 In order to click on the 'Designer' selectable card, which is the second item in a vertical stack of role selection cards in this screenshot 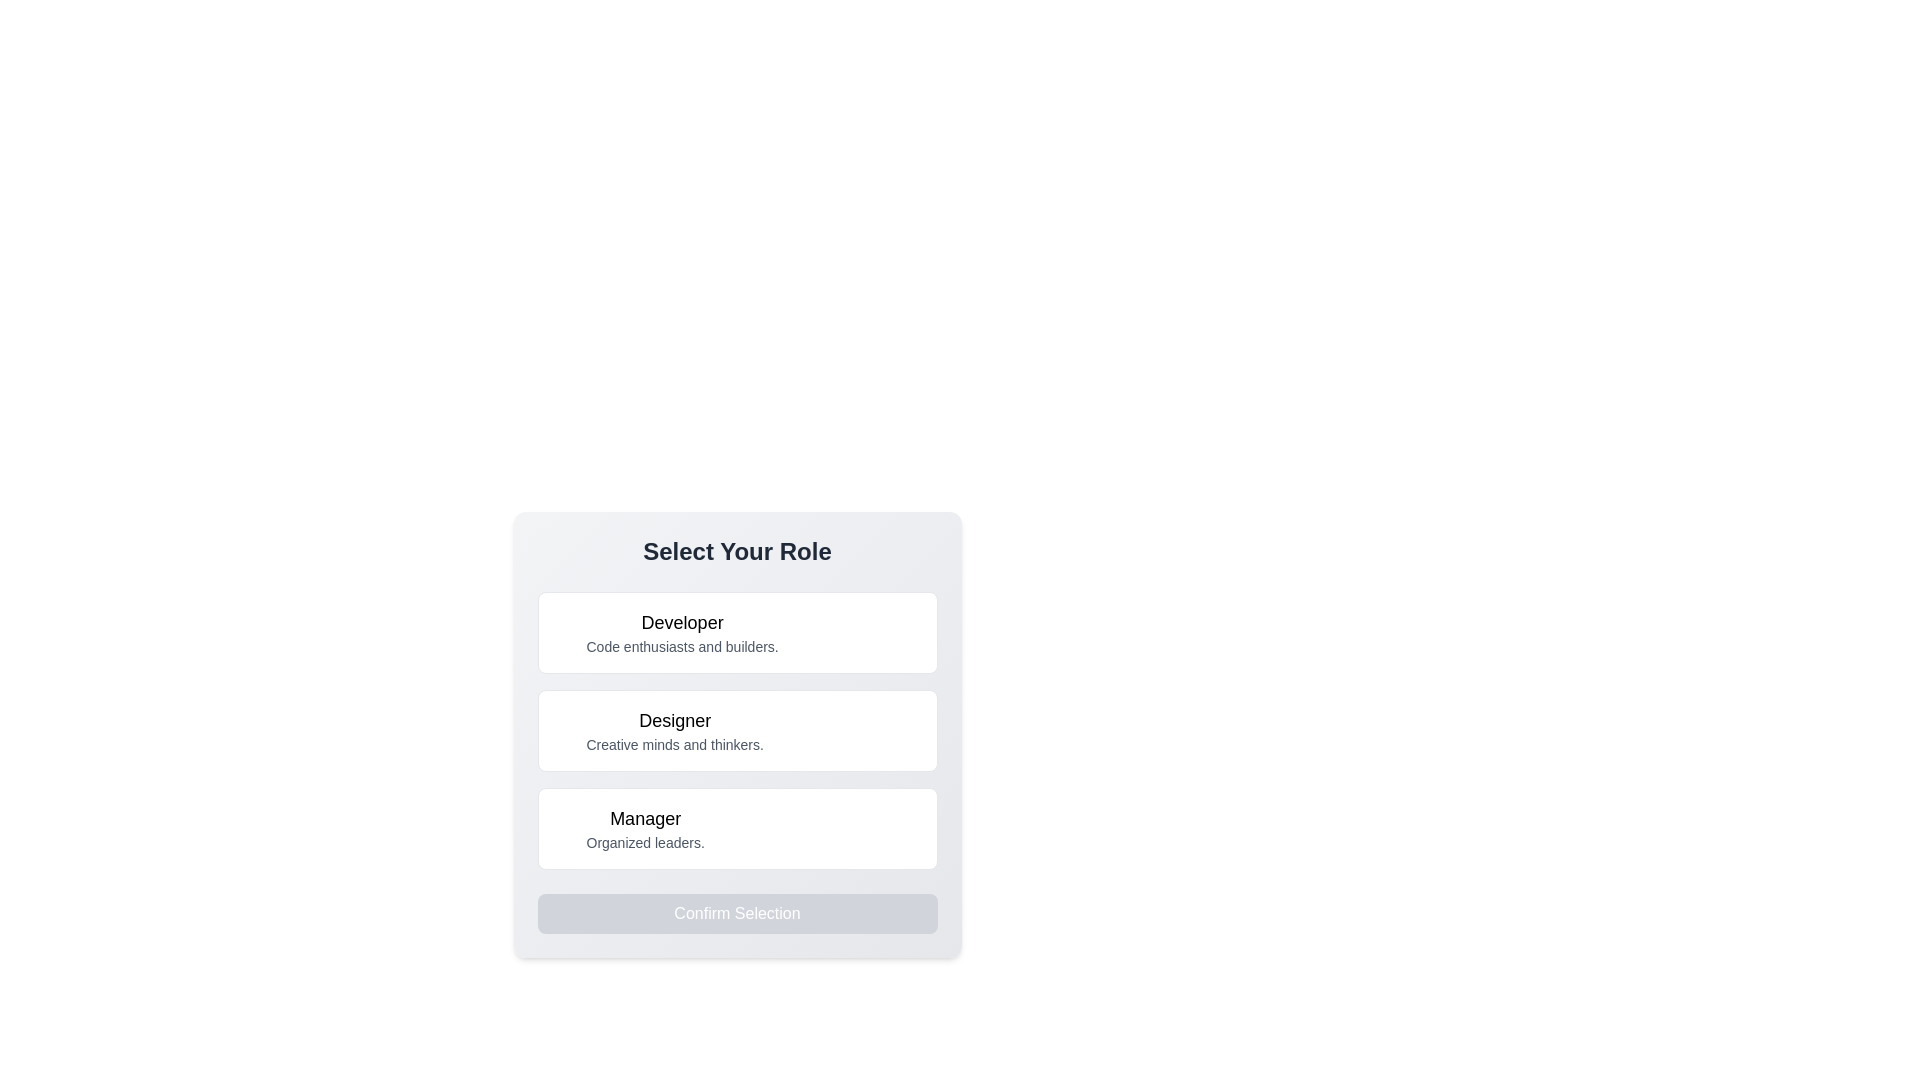, I will do `click(736, 731)`.